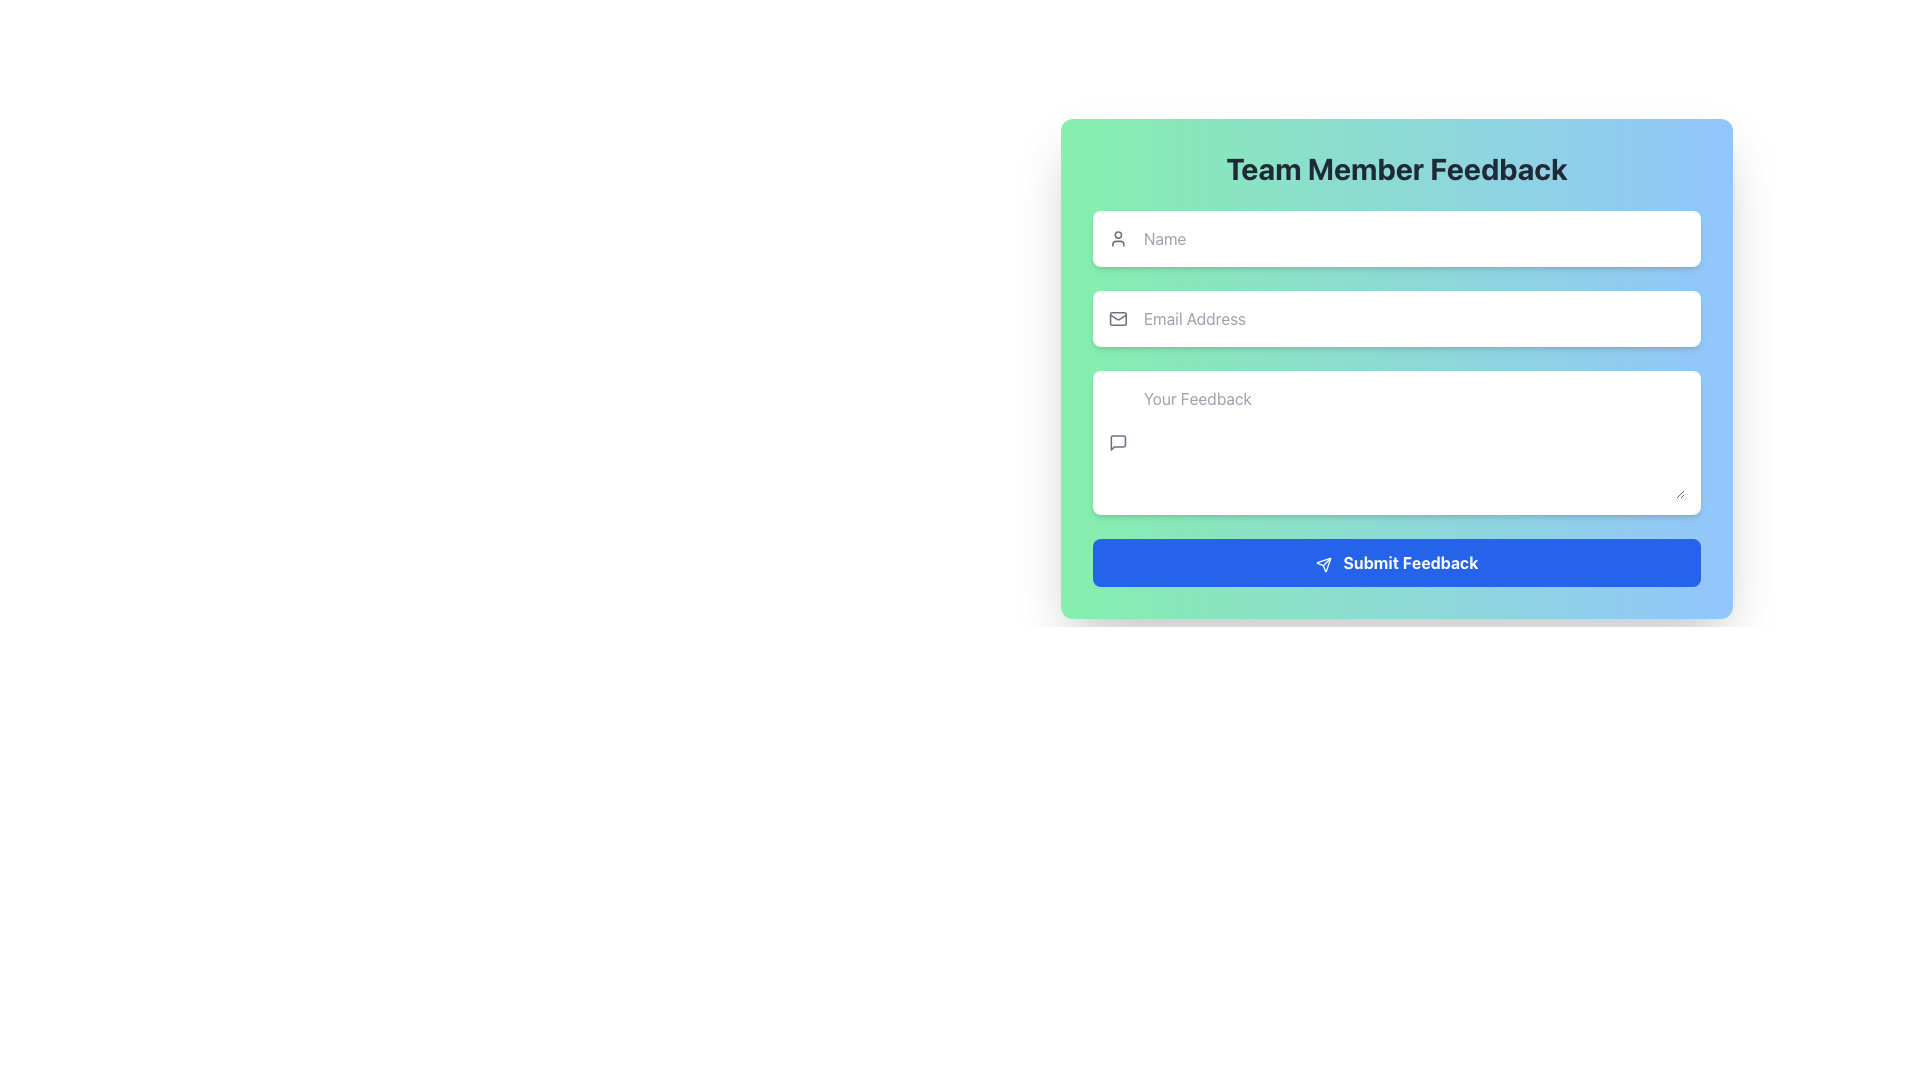 This screenshot has height=1080, width=1920. I want to click on the SVG icon resembling a square speech bubble located towards the left end of the 'Your Feedback' placeholder area, so click(1117, 442).